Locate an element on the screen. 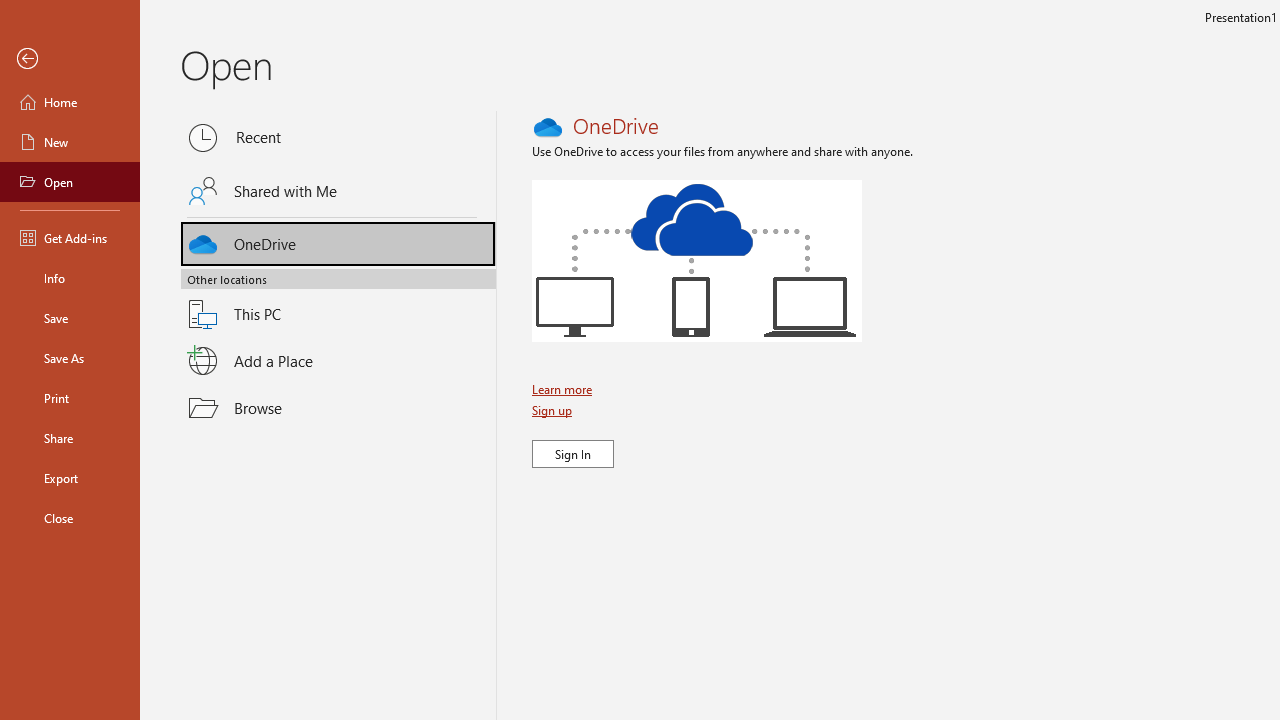  'Add a Place' is located at coordinates (338, 361).